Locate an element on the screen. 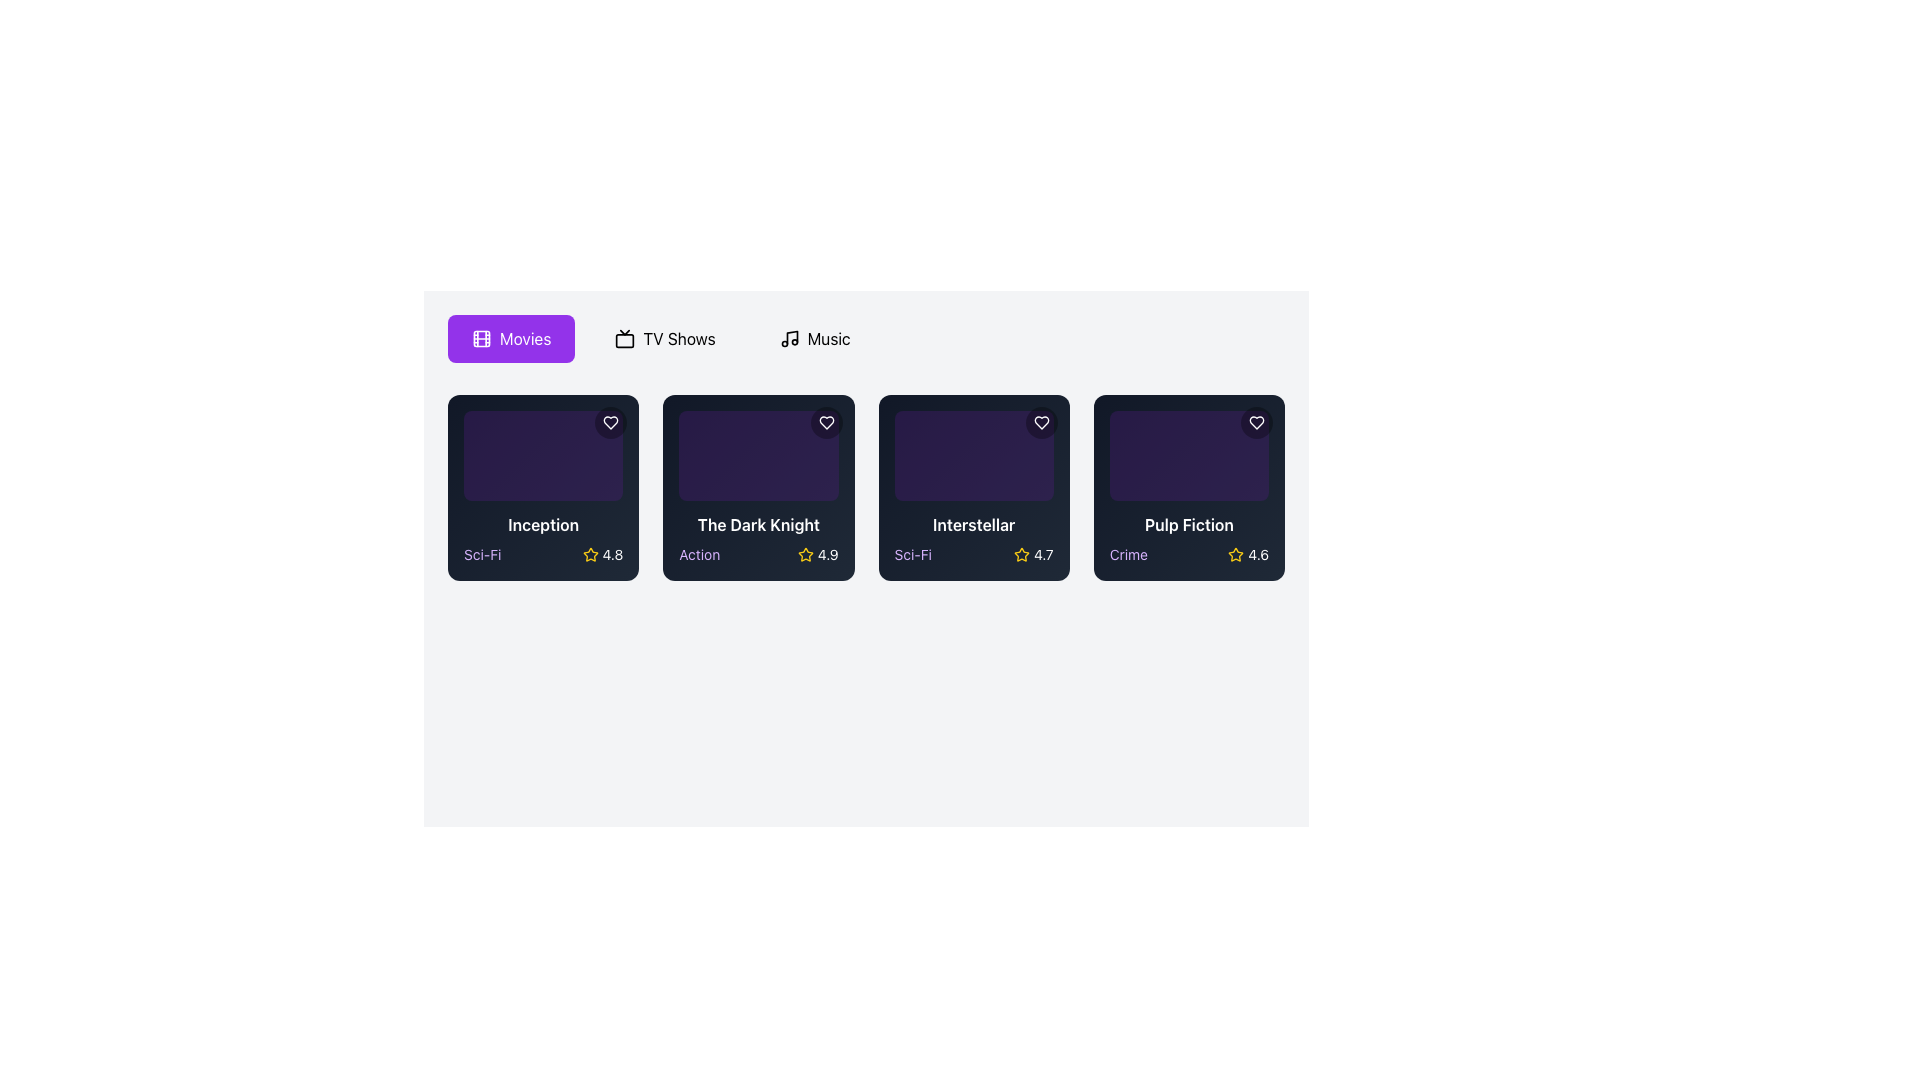 The height and width of the screenshot is (1080, 1920). text label that says 'Music', which is positioned in the navigation bar adjacent to a music note icon is located at coordinates (829, 338).